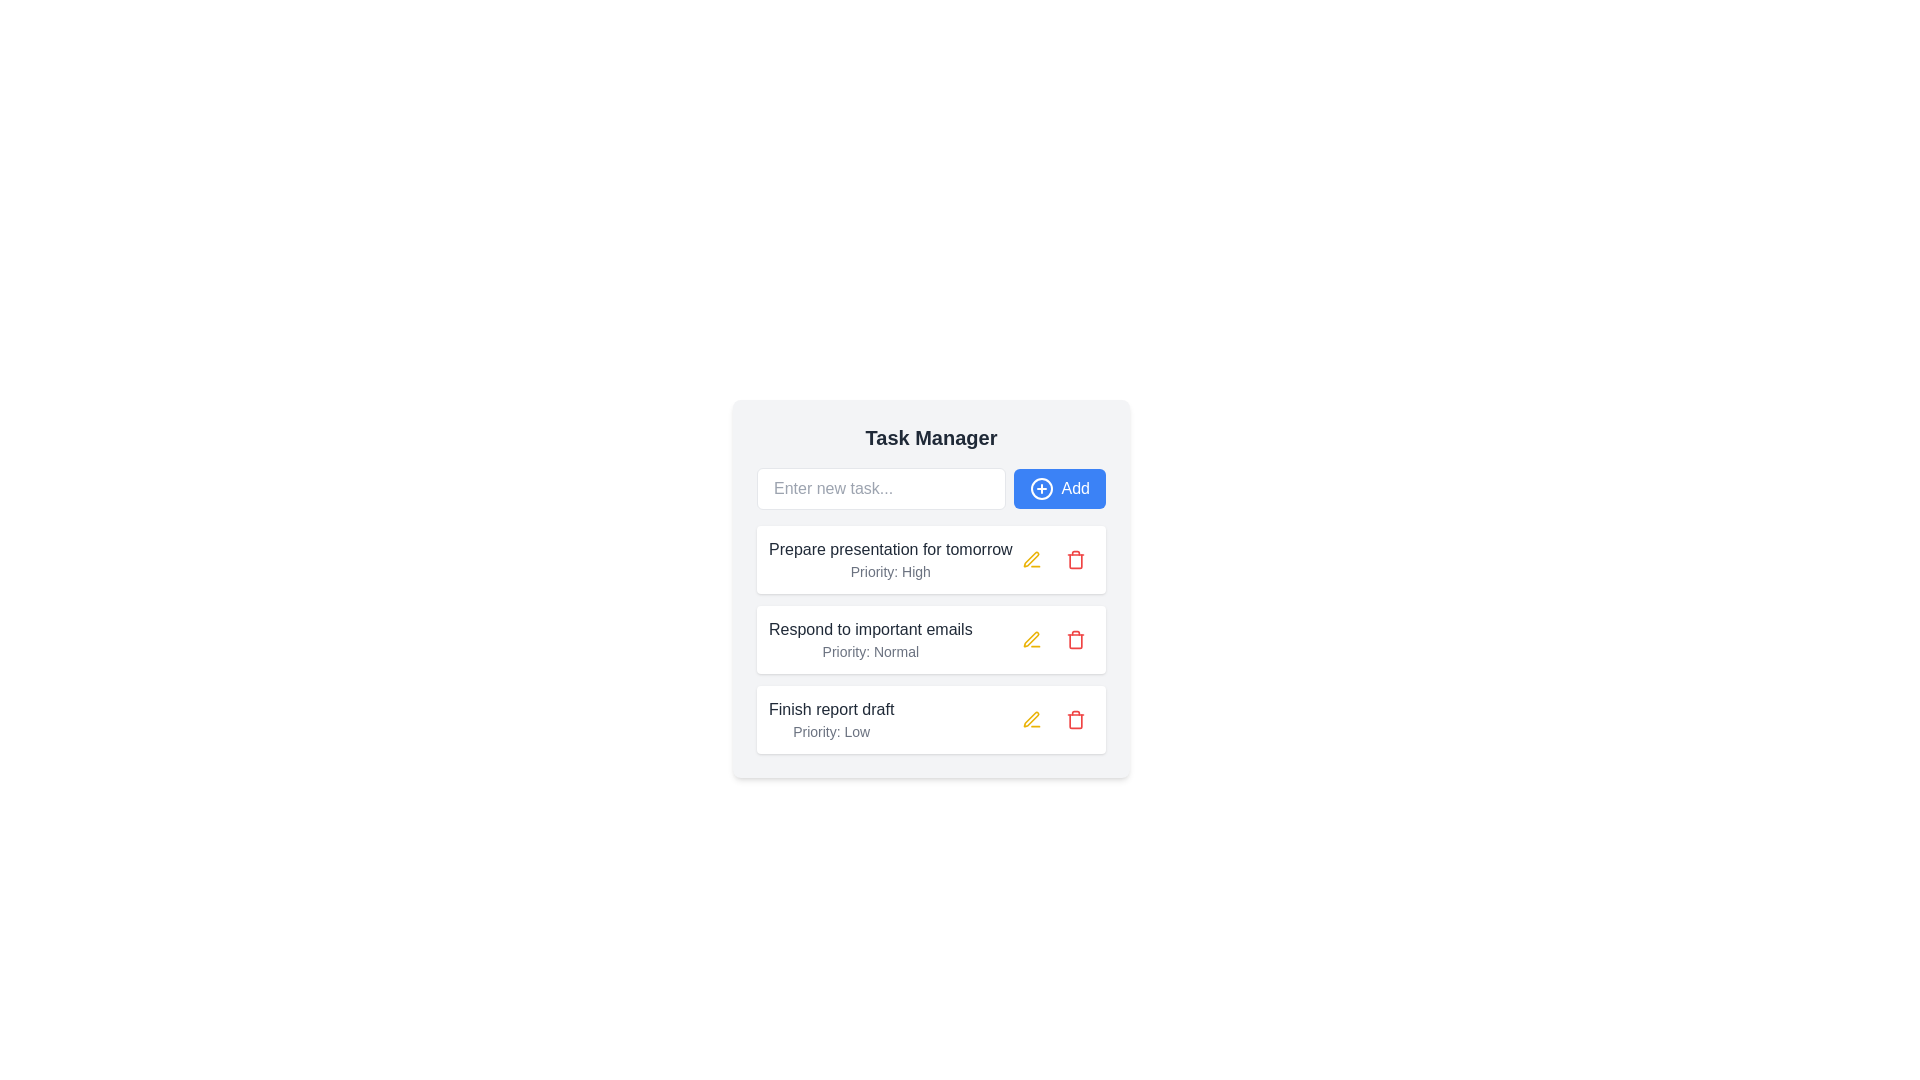  I want to click on the edit button in the lower right corner of the 'Finish report draft' task card, so click(1053, 720).